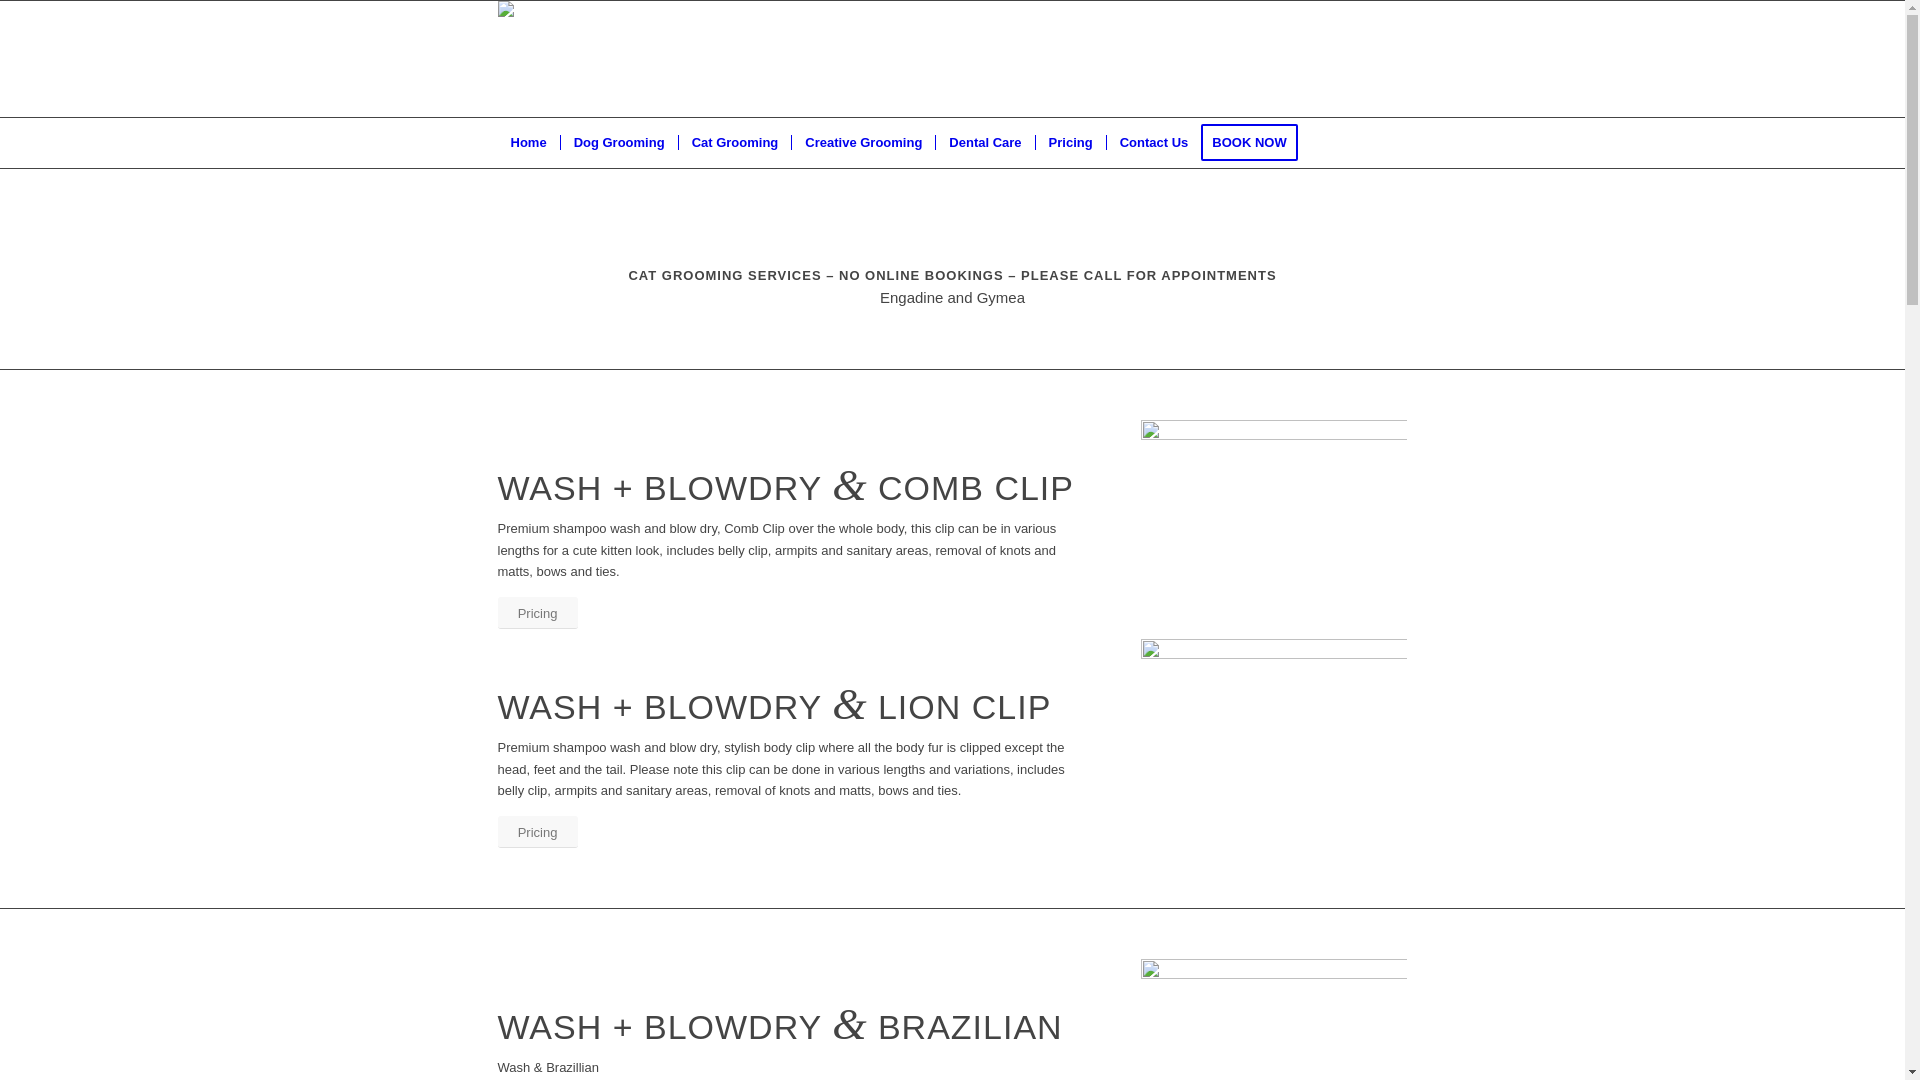  I want to click on 'Pricing', so click(537, 832).